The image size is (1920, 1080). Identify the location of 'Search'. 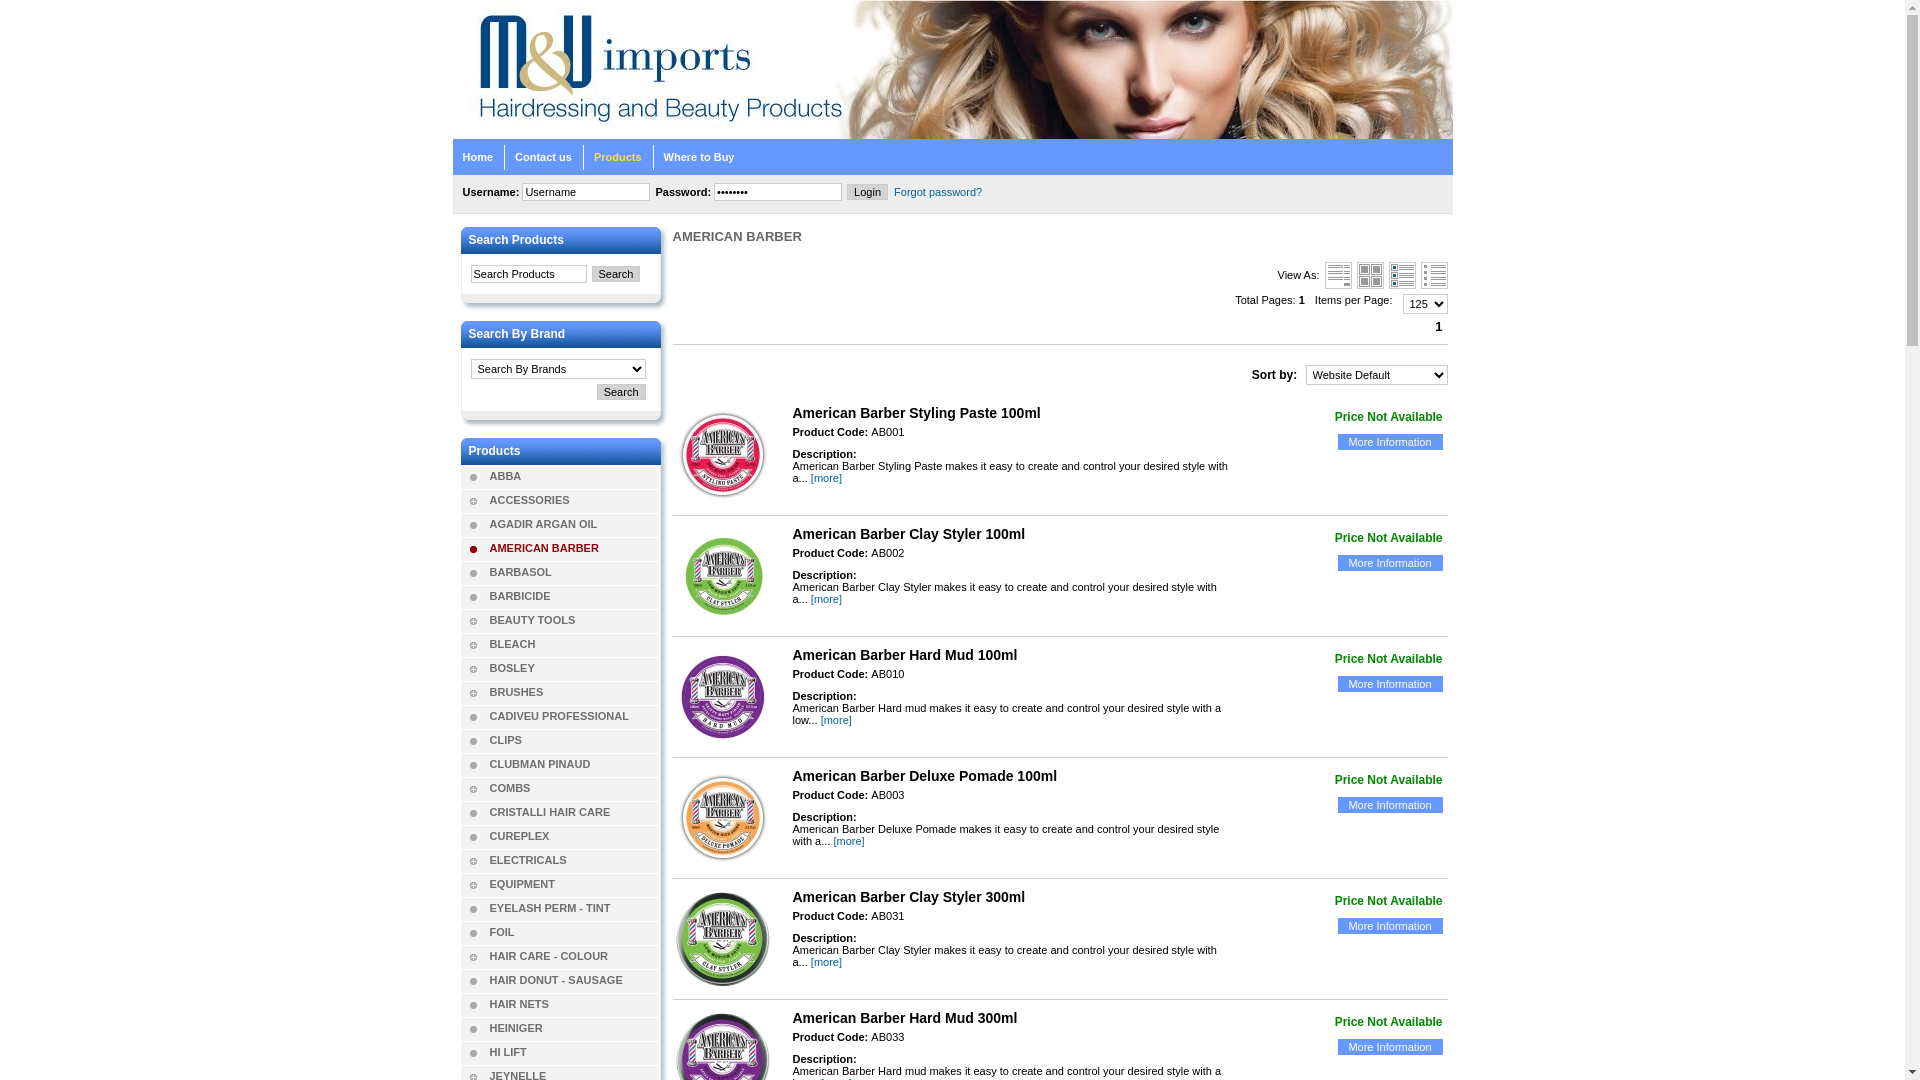
(615, 273).